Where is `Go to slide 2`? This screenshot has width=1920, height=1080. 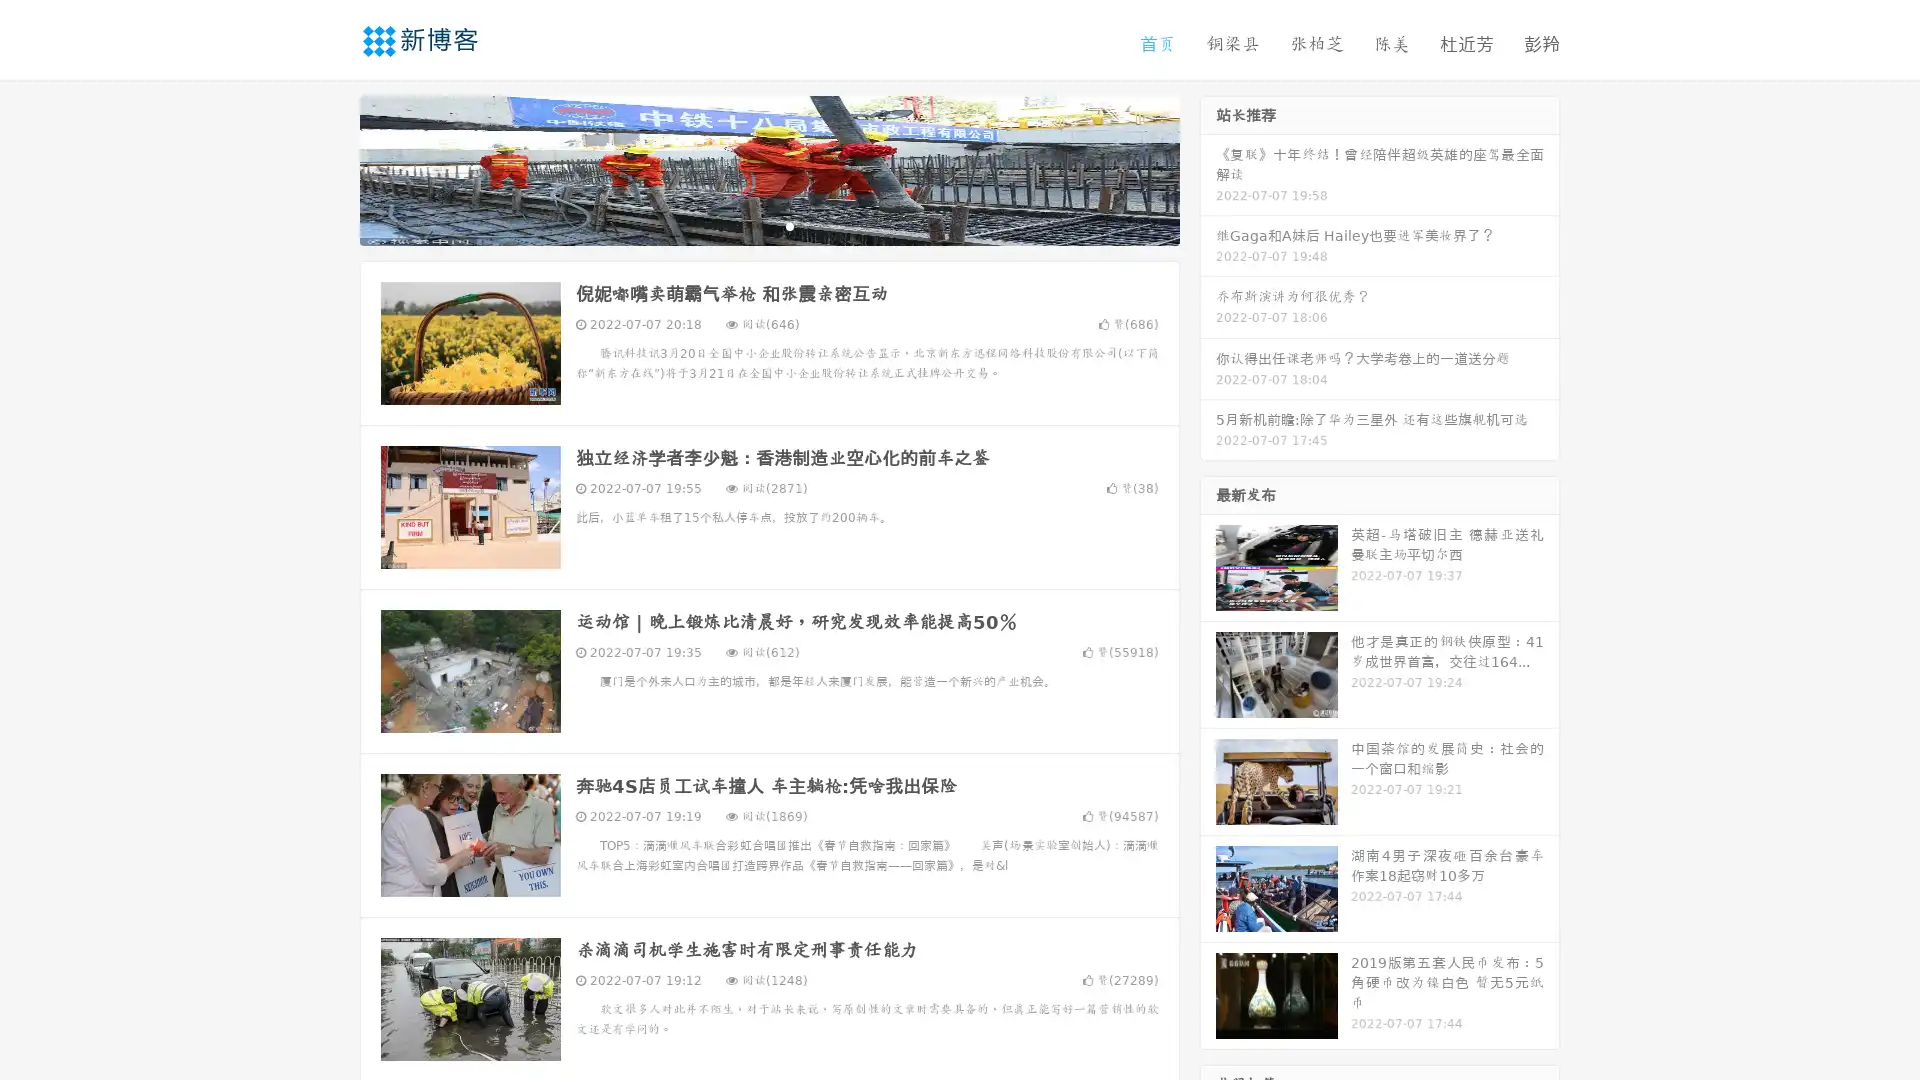 Go to slide 2 is located at coordinates (768, 225).